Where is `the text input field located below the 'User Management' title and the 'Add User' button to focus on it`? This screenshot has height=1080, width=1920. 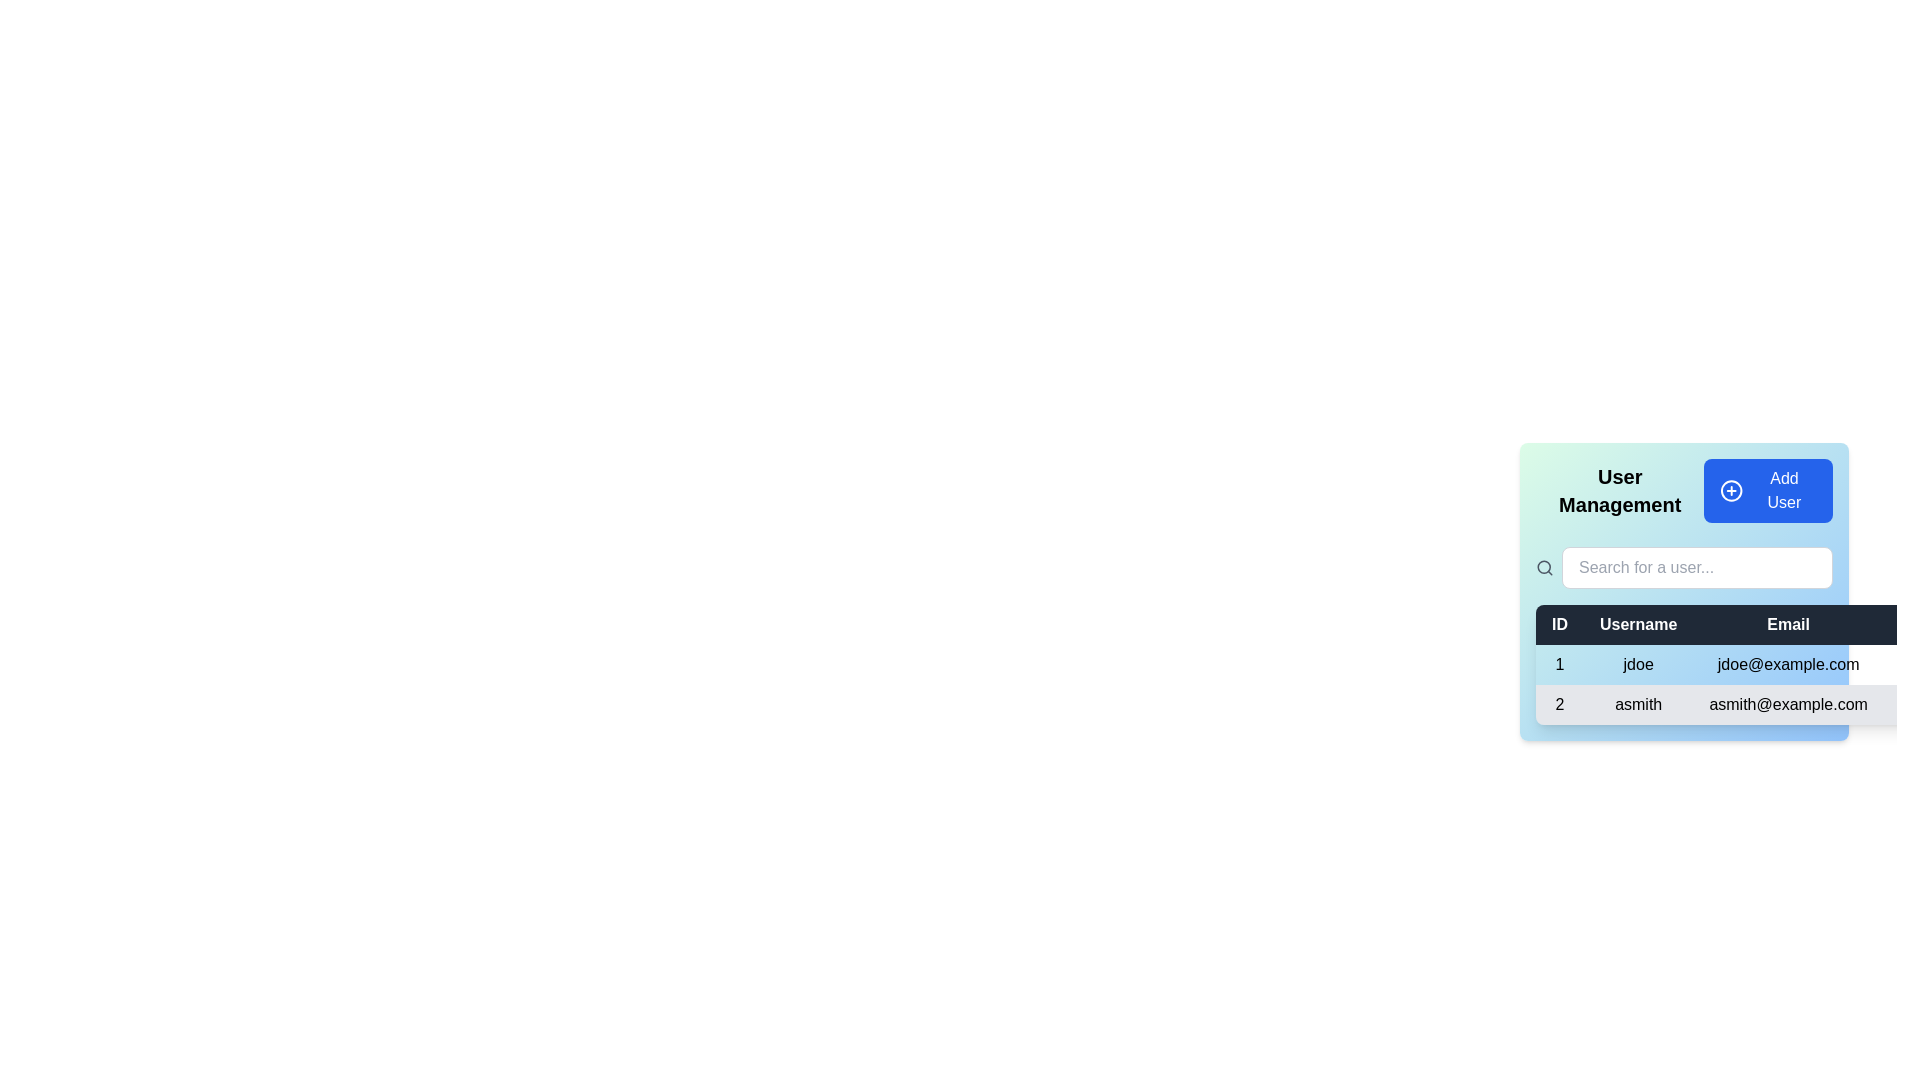
the text input field located below the 'User Management' title and the 'Add User' button to focus on it is located at coordinates (1683, 575).